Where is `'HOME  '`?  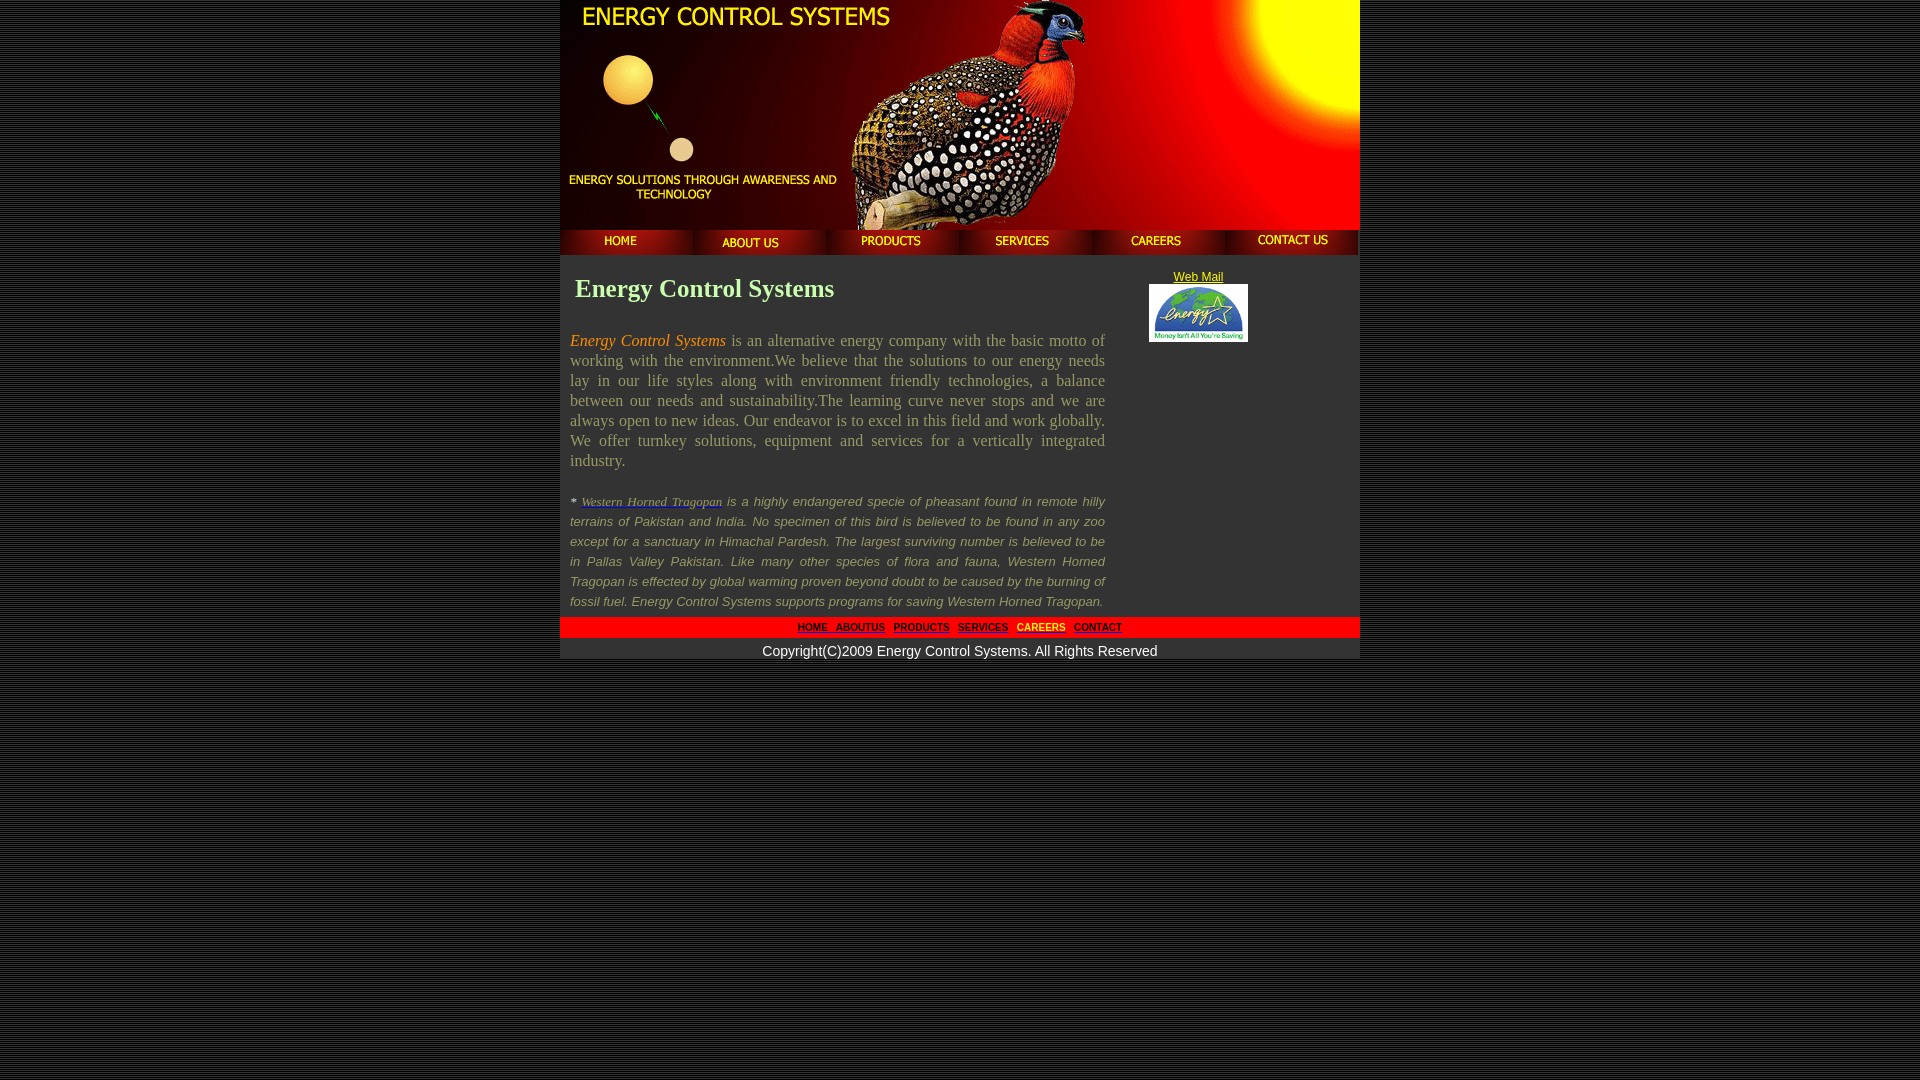 'HOME  ' is located at coordinates (796, 626).